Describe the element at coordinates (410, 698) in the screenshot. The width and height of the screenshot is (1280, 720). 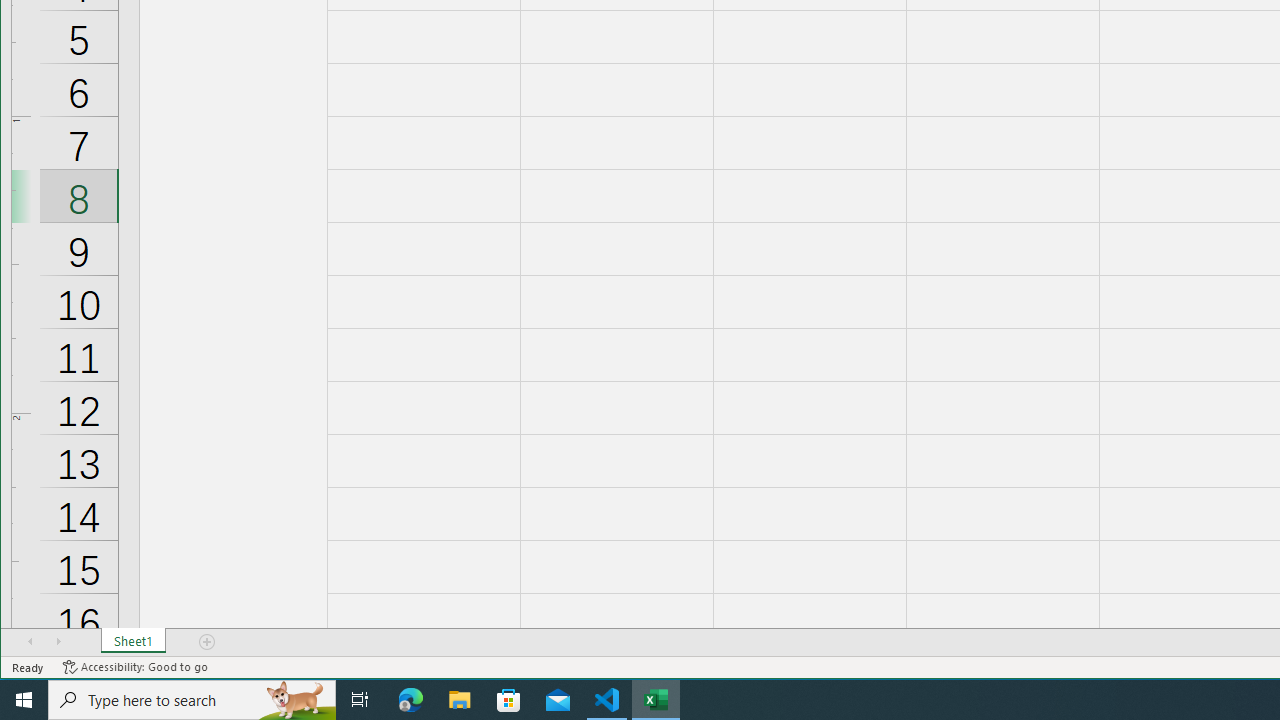
I see `'Microsoft Edge'` at that location.